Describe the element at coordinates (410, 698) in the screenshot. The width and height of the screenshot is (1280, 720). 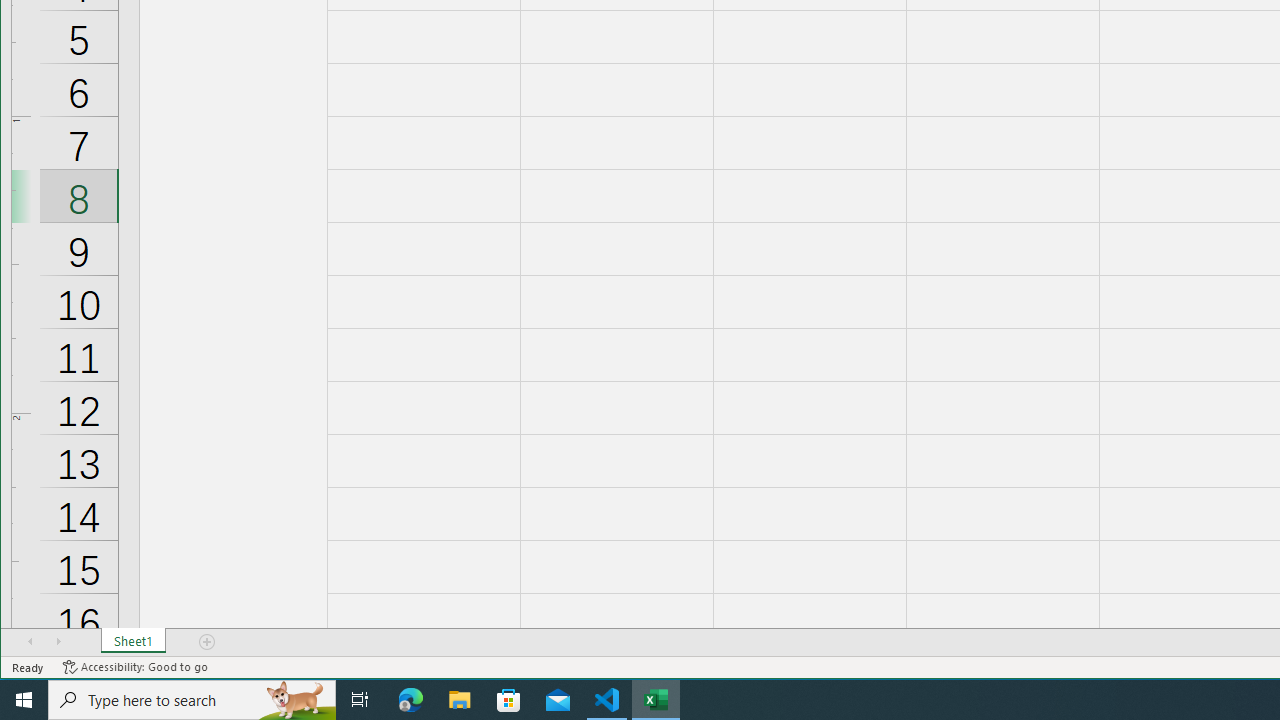
I see `'Microsoft Edge'` at that location.